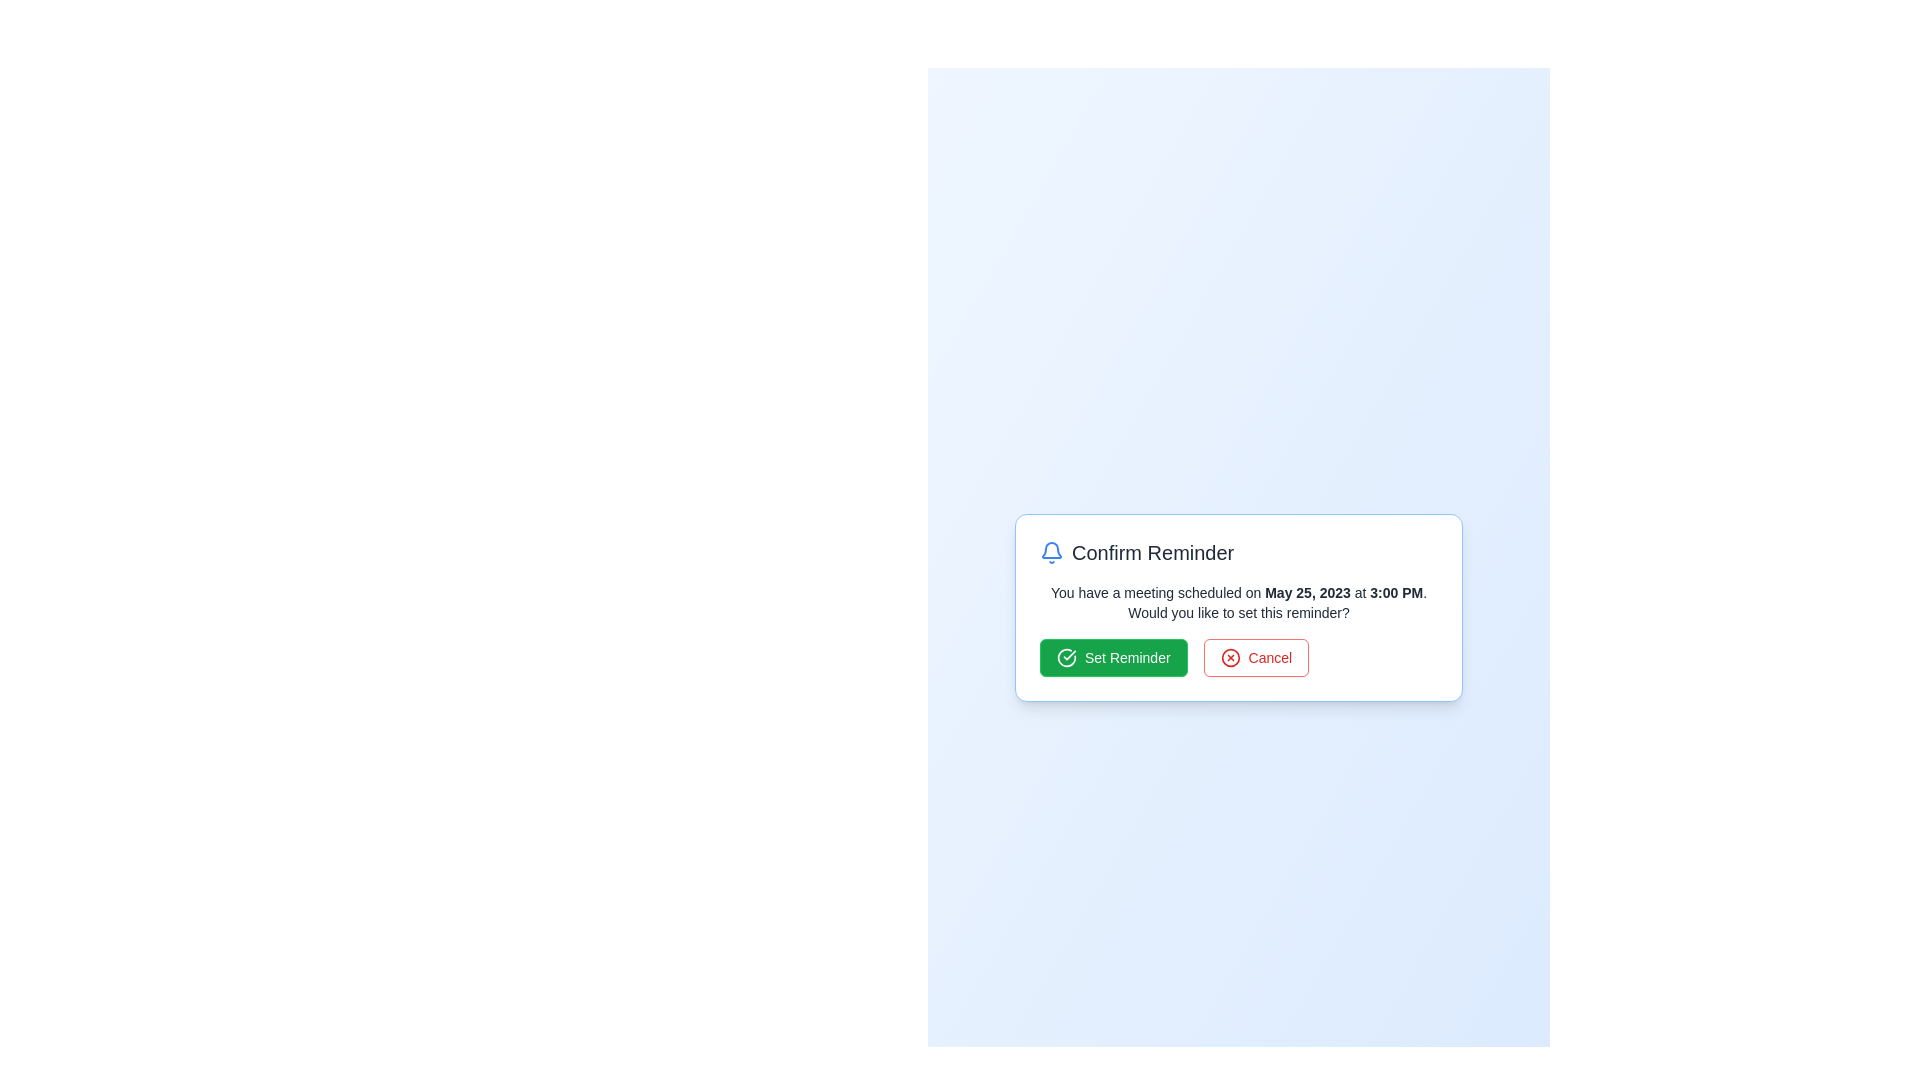  What do you see at coordinates (1050, 552) in the screenshot?
I see `the notification icon located to the far left of the 'Confirm Reminder' section, above the accompanying text and to the left of the title text` at bounding box center [1050, 552].